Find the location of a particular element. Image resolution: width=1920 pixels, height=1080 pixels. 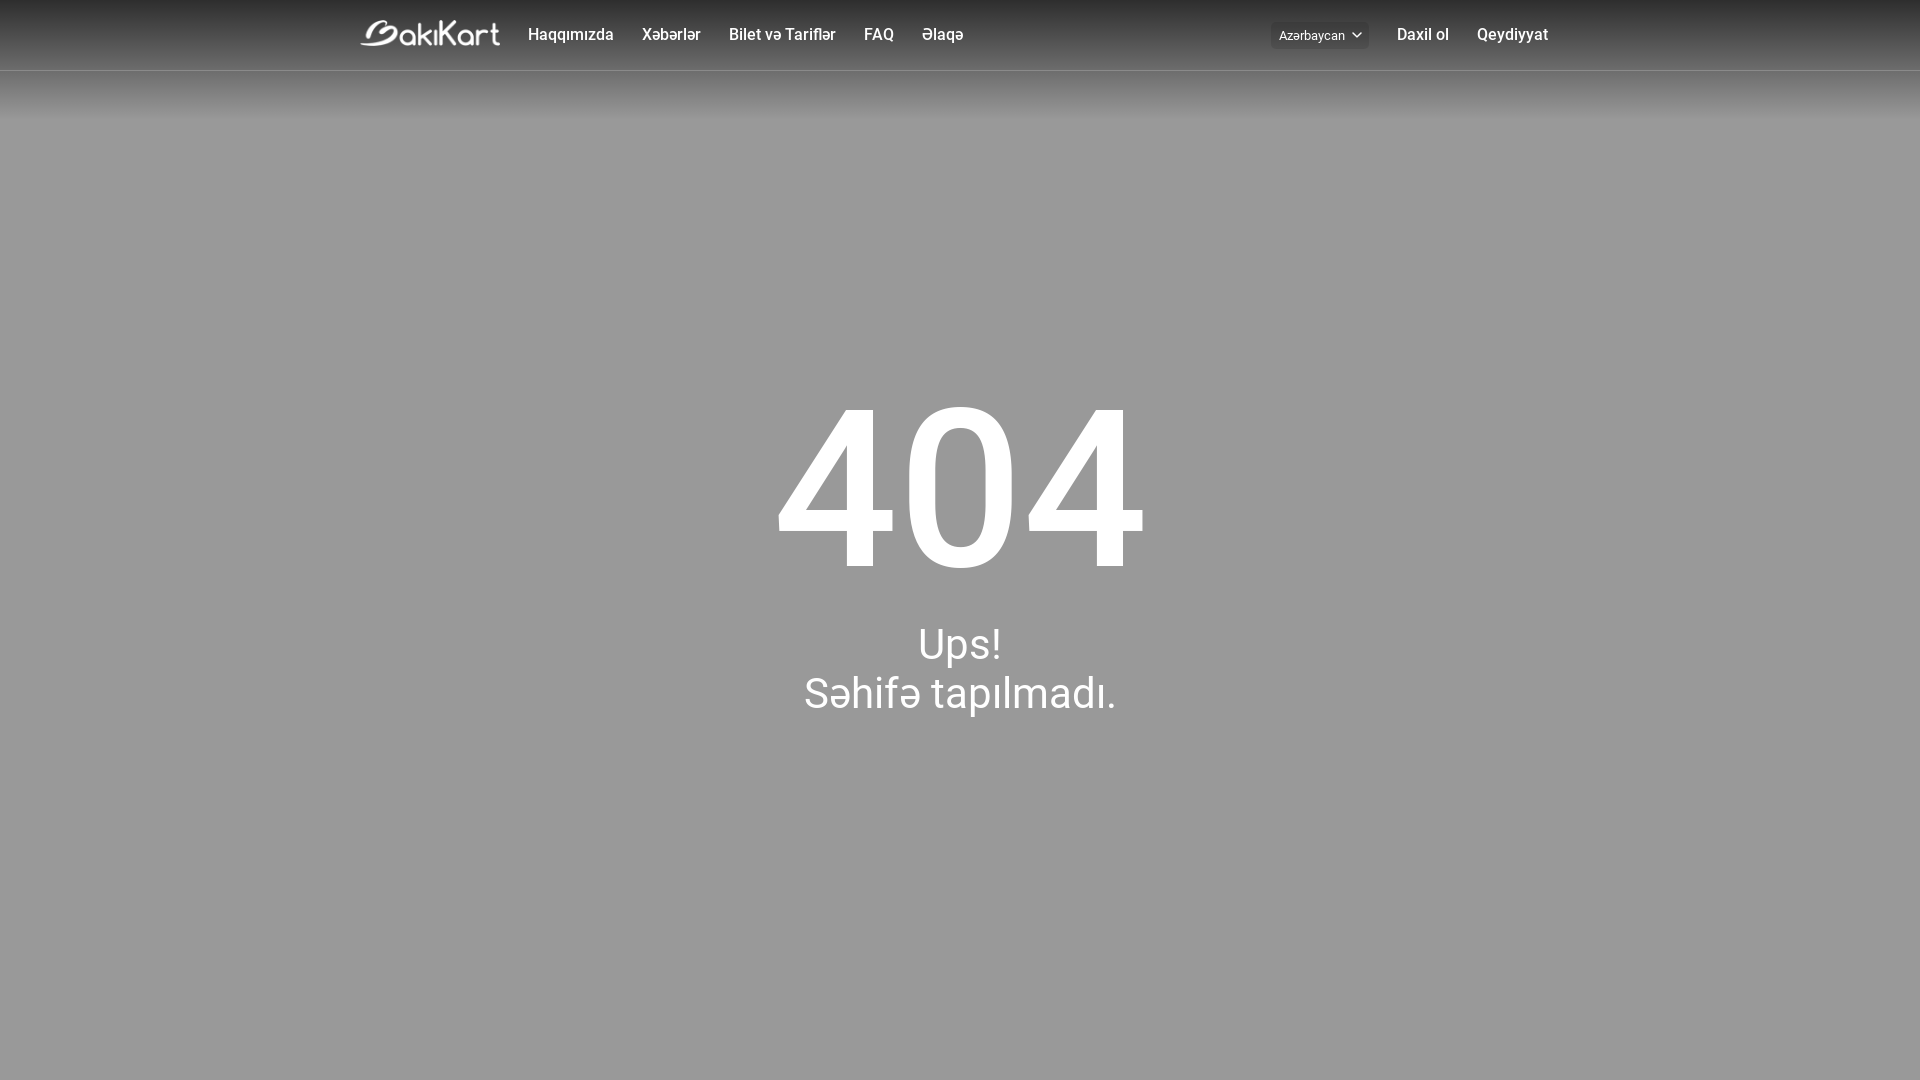

'Qeydiyyat' is located at coordinates (1512, 34).